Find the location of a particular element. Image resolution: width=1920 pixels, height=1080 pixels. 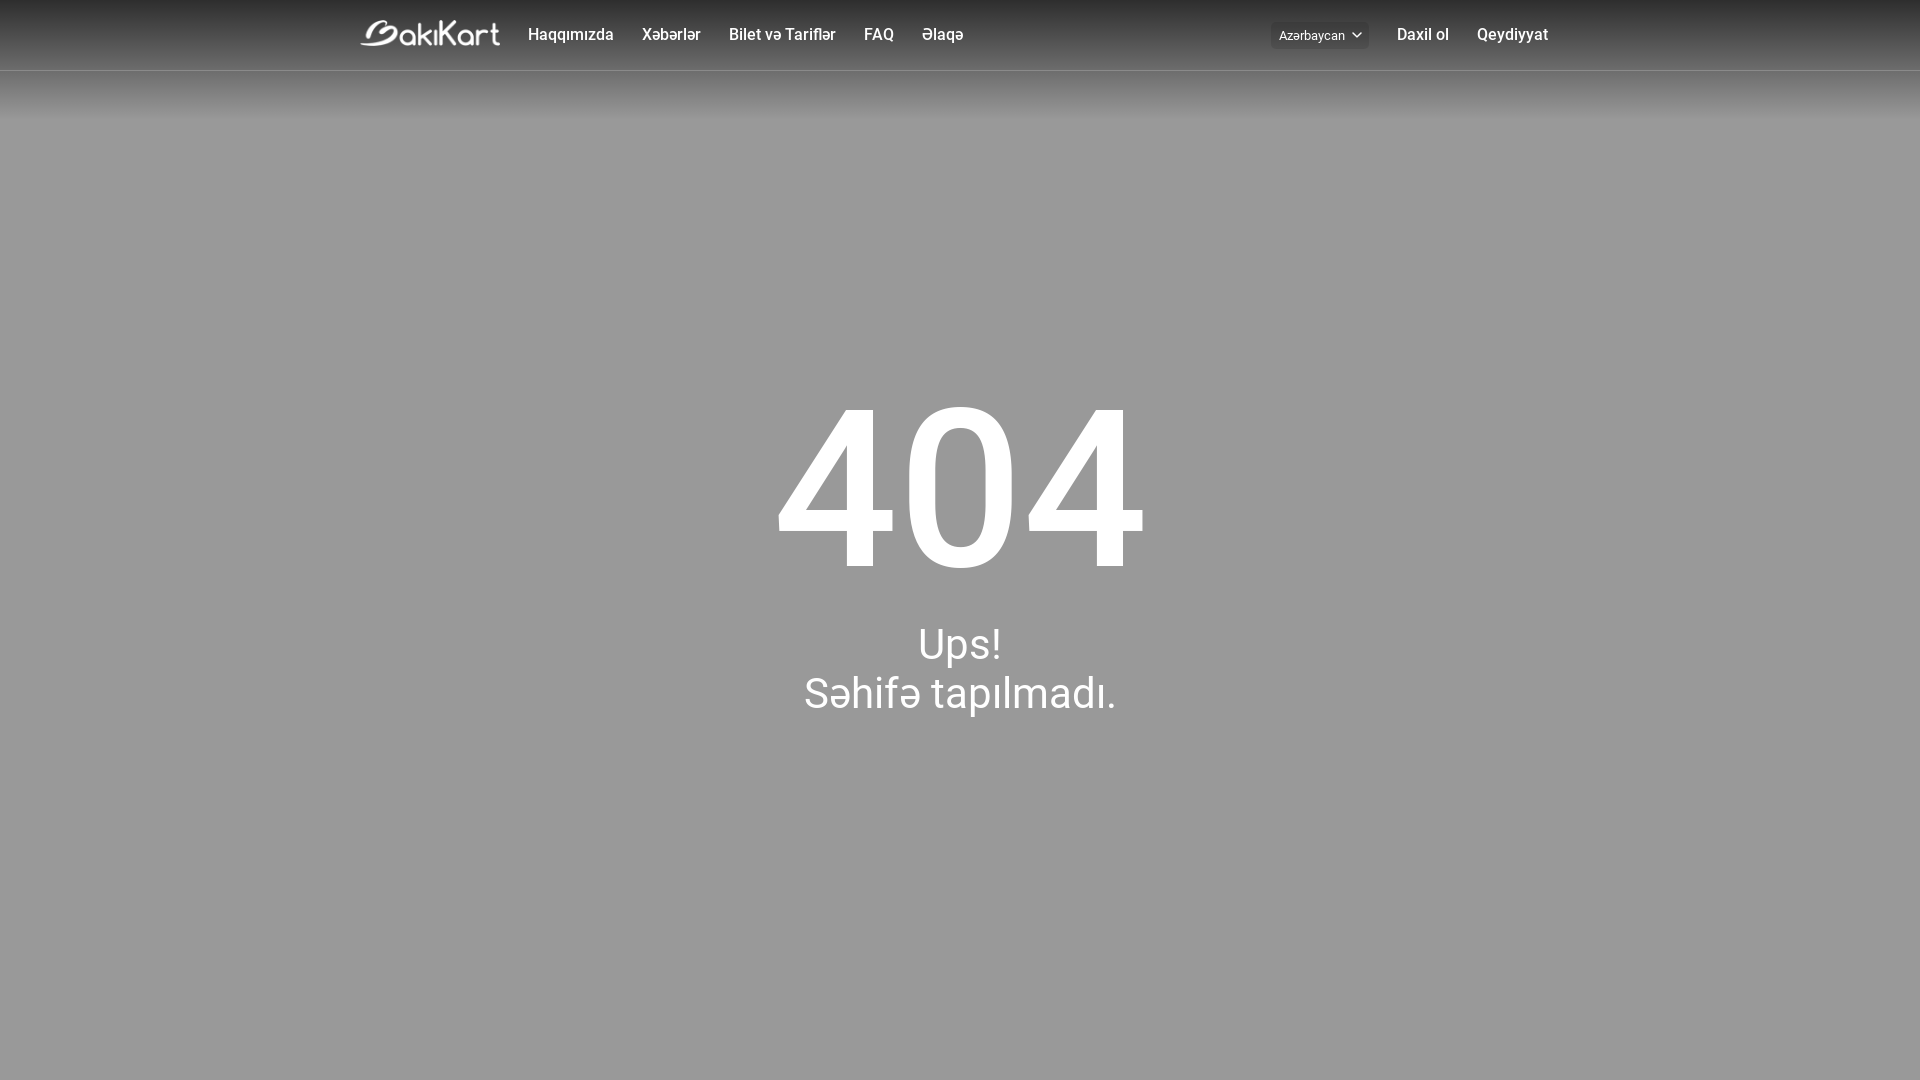

'Qeydiyyat' is located at coordinates (1512, 34).